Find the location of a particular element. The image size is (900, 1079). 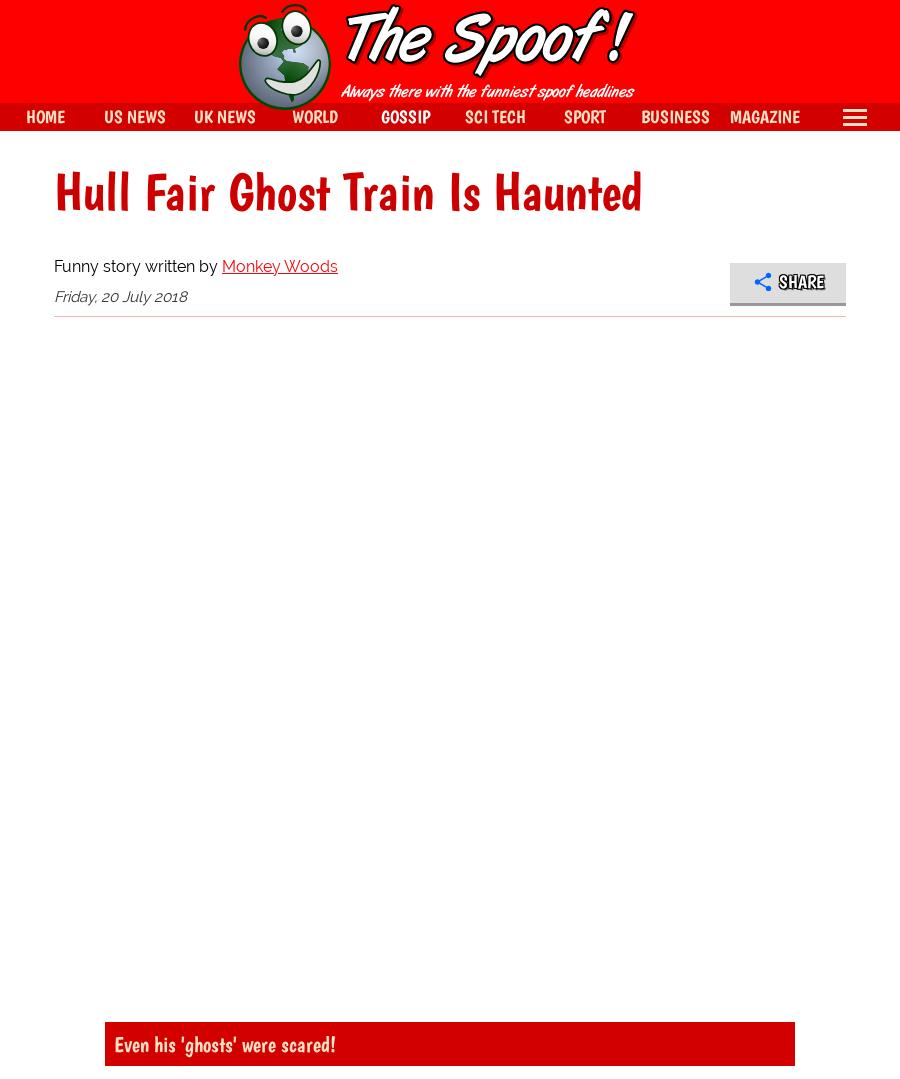

'Business' is located at coordinates (639, 116).